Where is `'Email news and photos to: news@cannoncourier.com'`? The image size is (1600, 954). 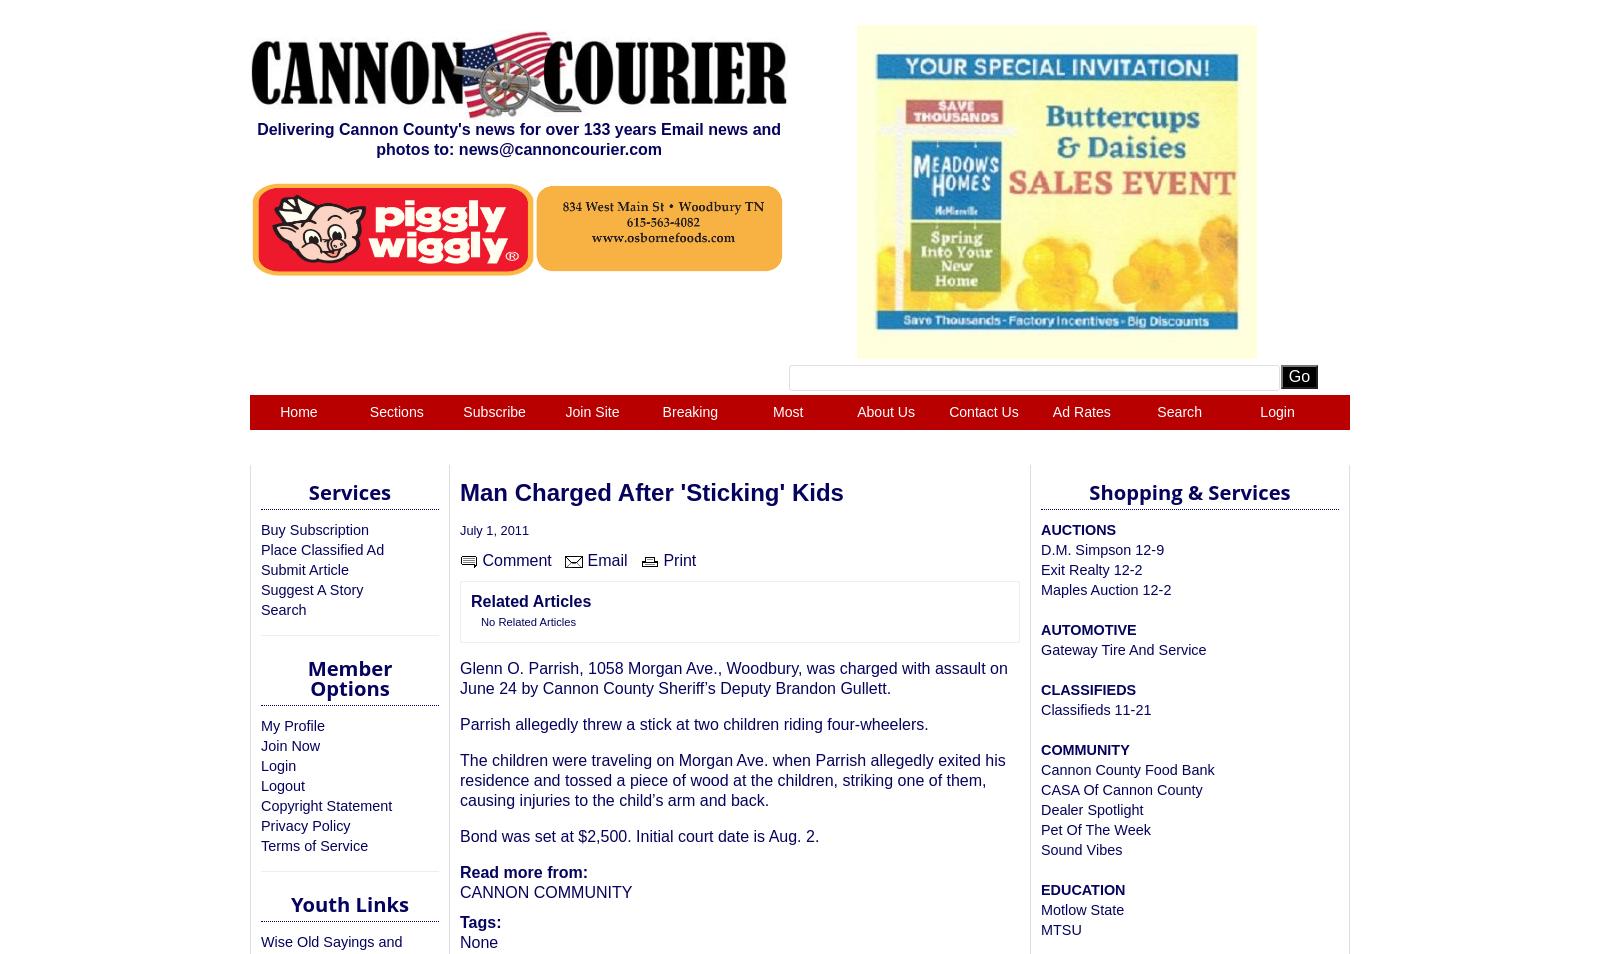
'Email news and photos to: news@cannoncourier.com' is located at coordinates (577, 137).